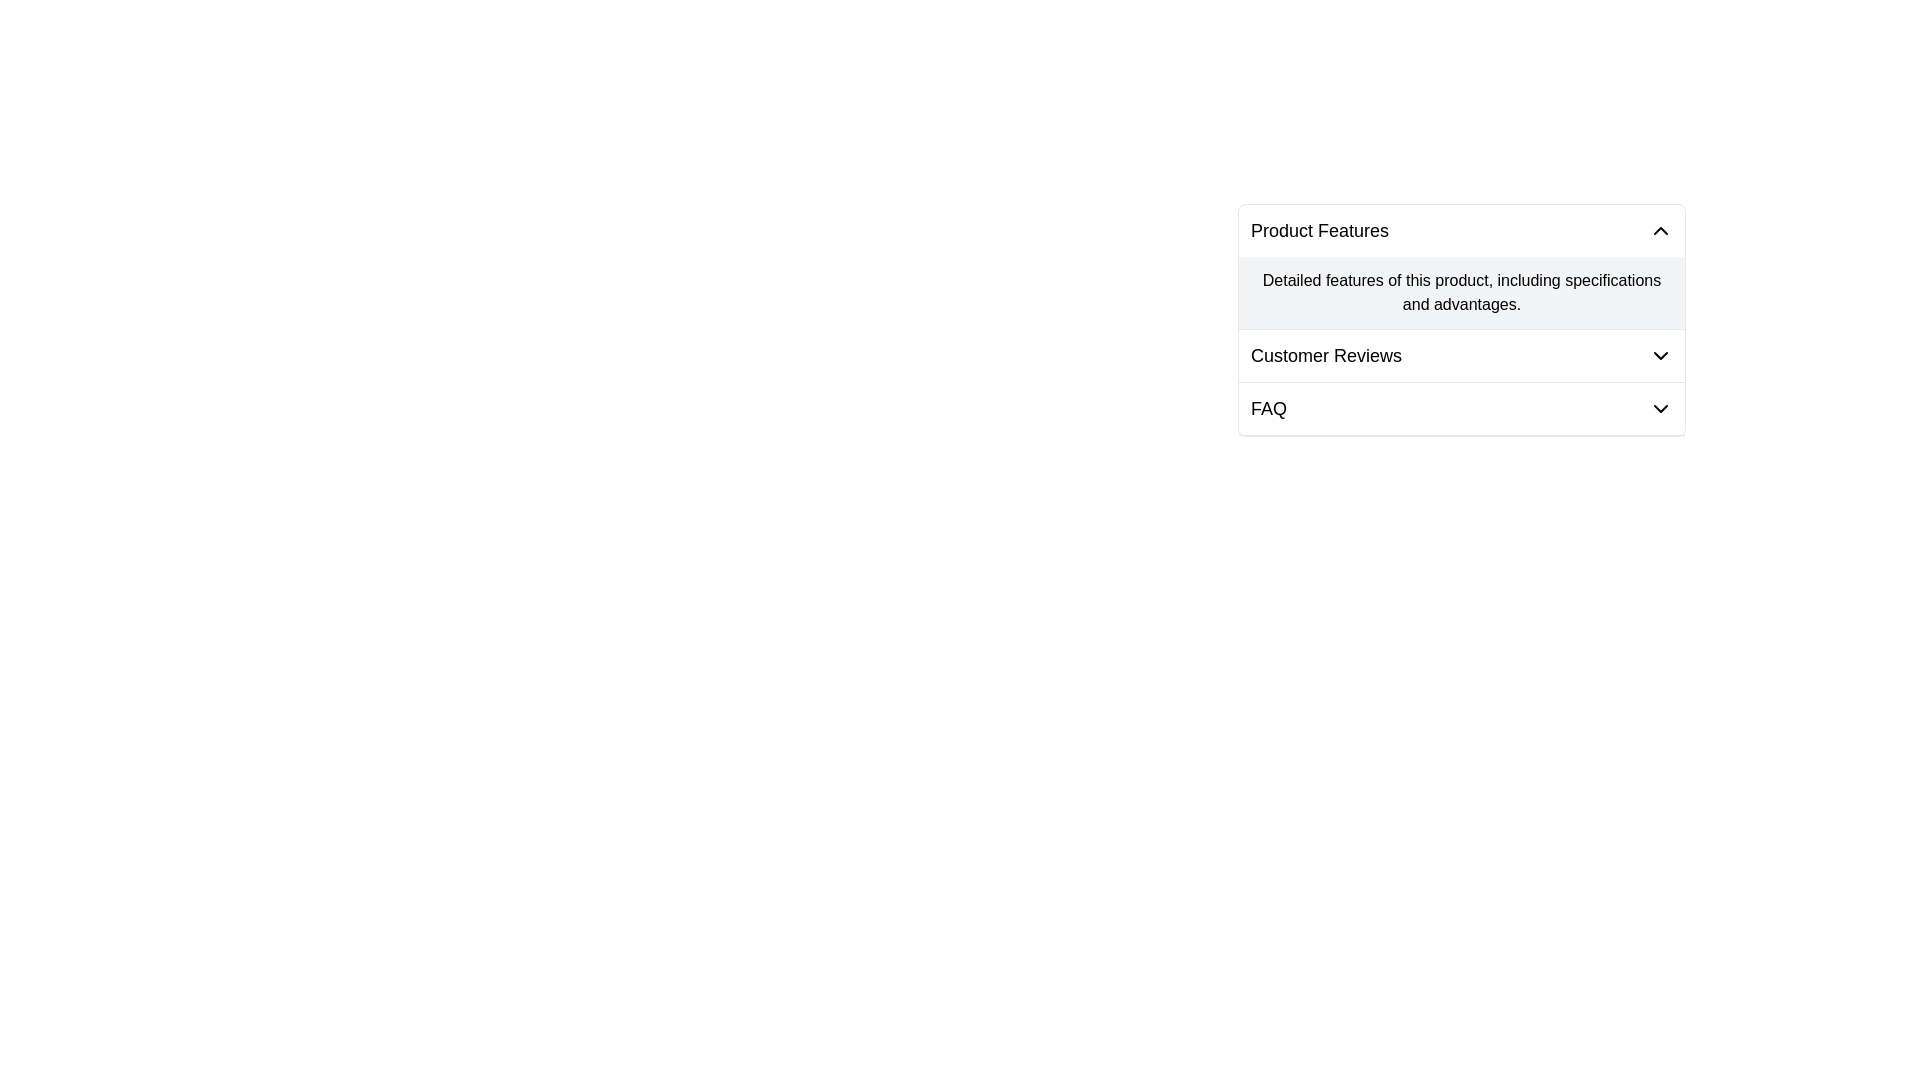 This screenshot has width=1920, height=1080. What do you see at coordinates (1462, 354) in the screenshot?
I see `the interactive header or toggle button for customer reviews` at bounding box center [1462, 354].